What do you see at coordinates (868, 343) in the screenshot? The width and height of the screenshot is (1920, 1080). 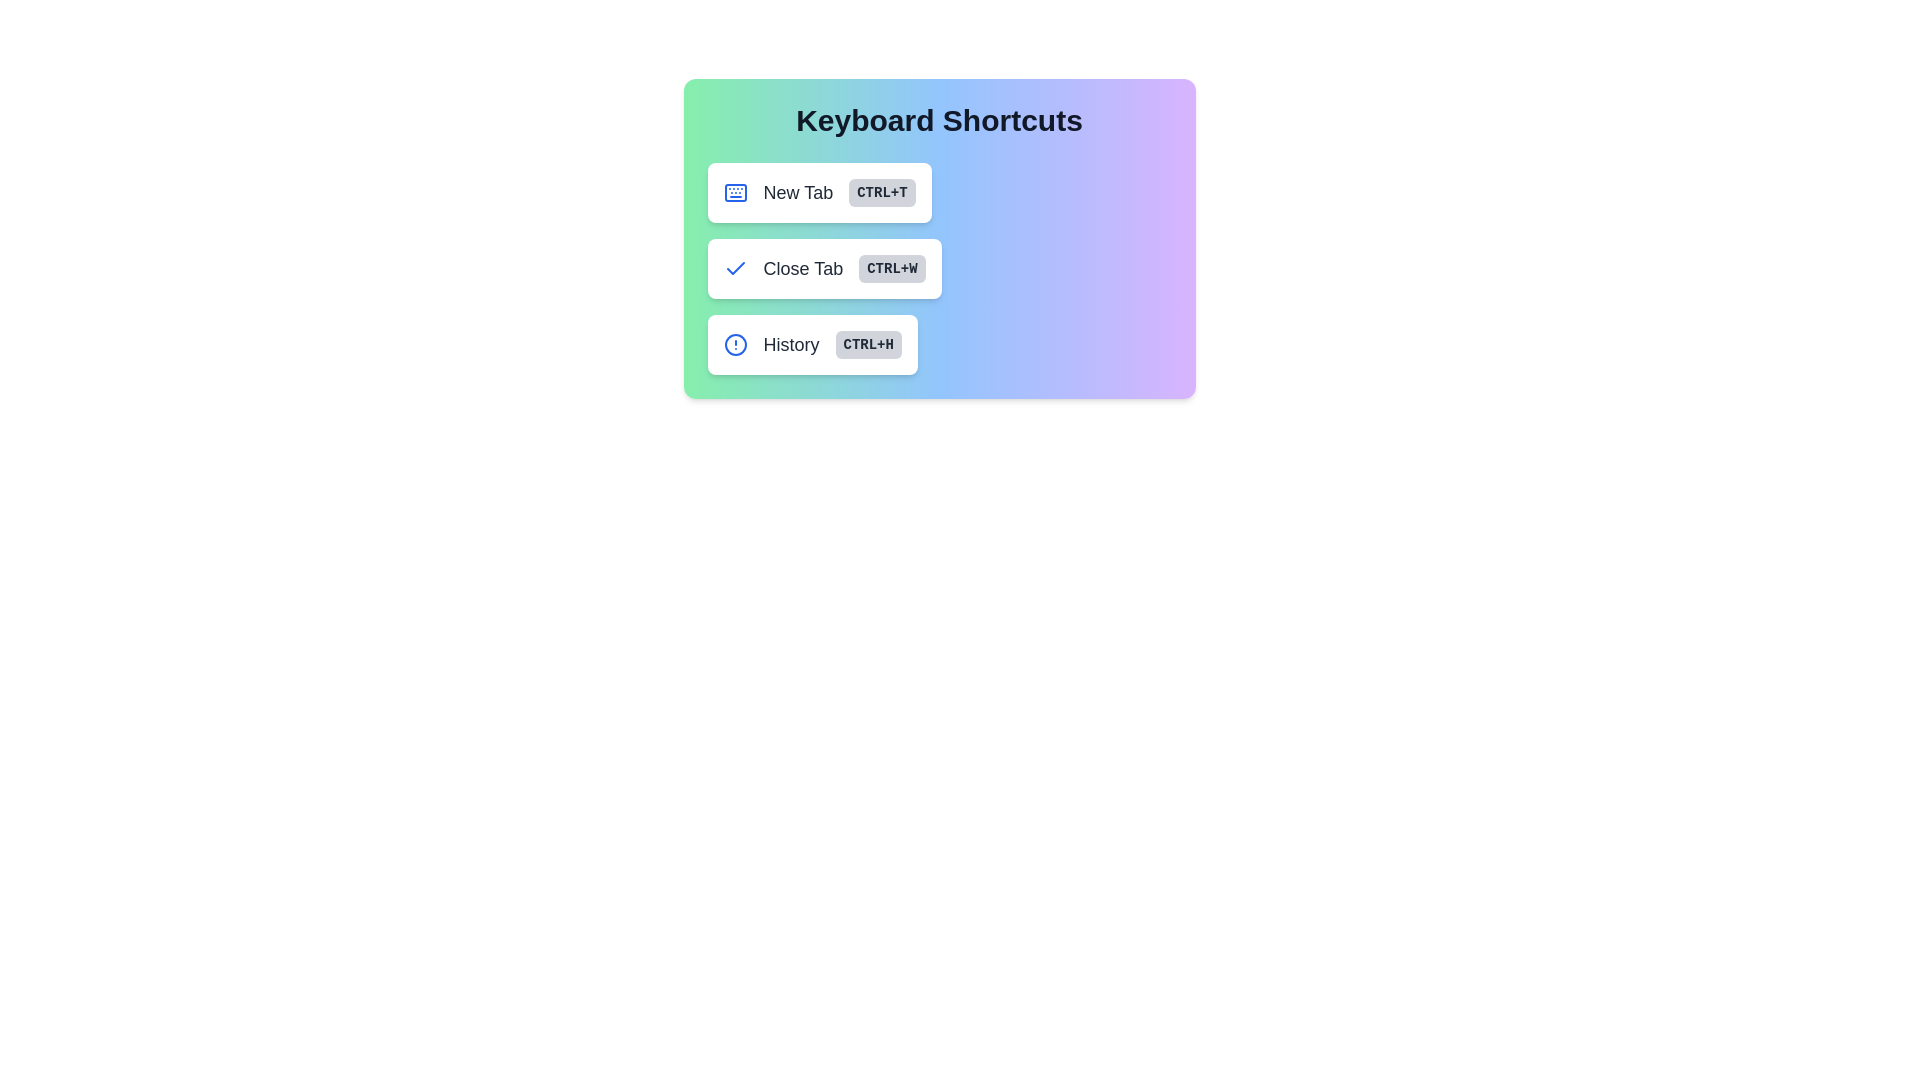 I see `the small button-like Label/Badge with the text 'Ctrl+H', which is positioned to the far-right of the 'History' button and has a light gray background with bold uppercase text` at bounding box center [868, 343].